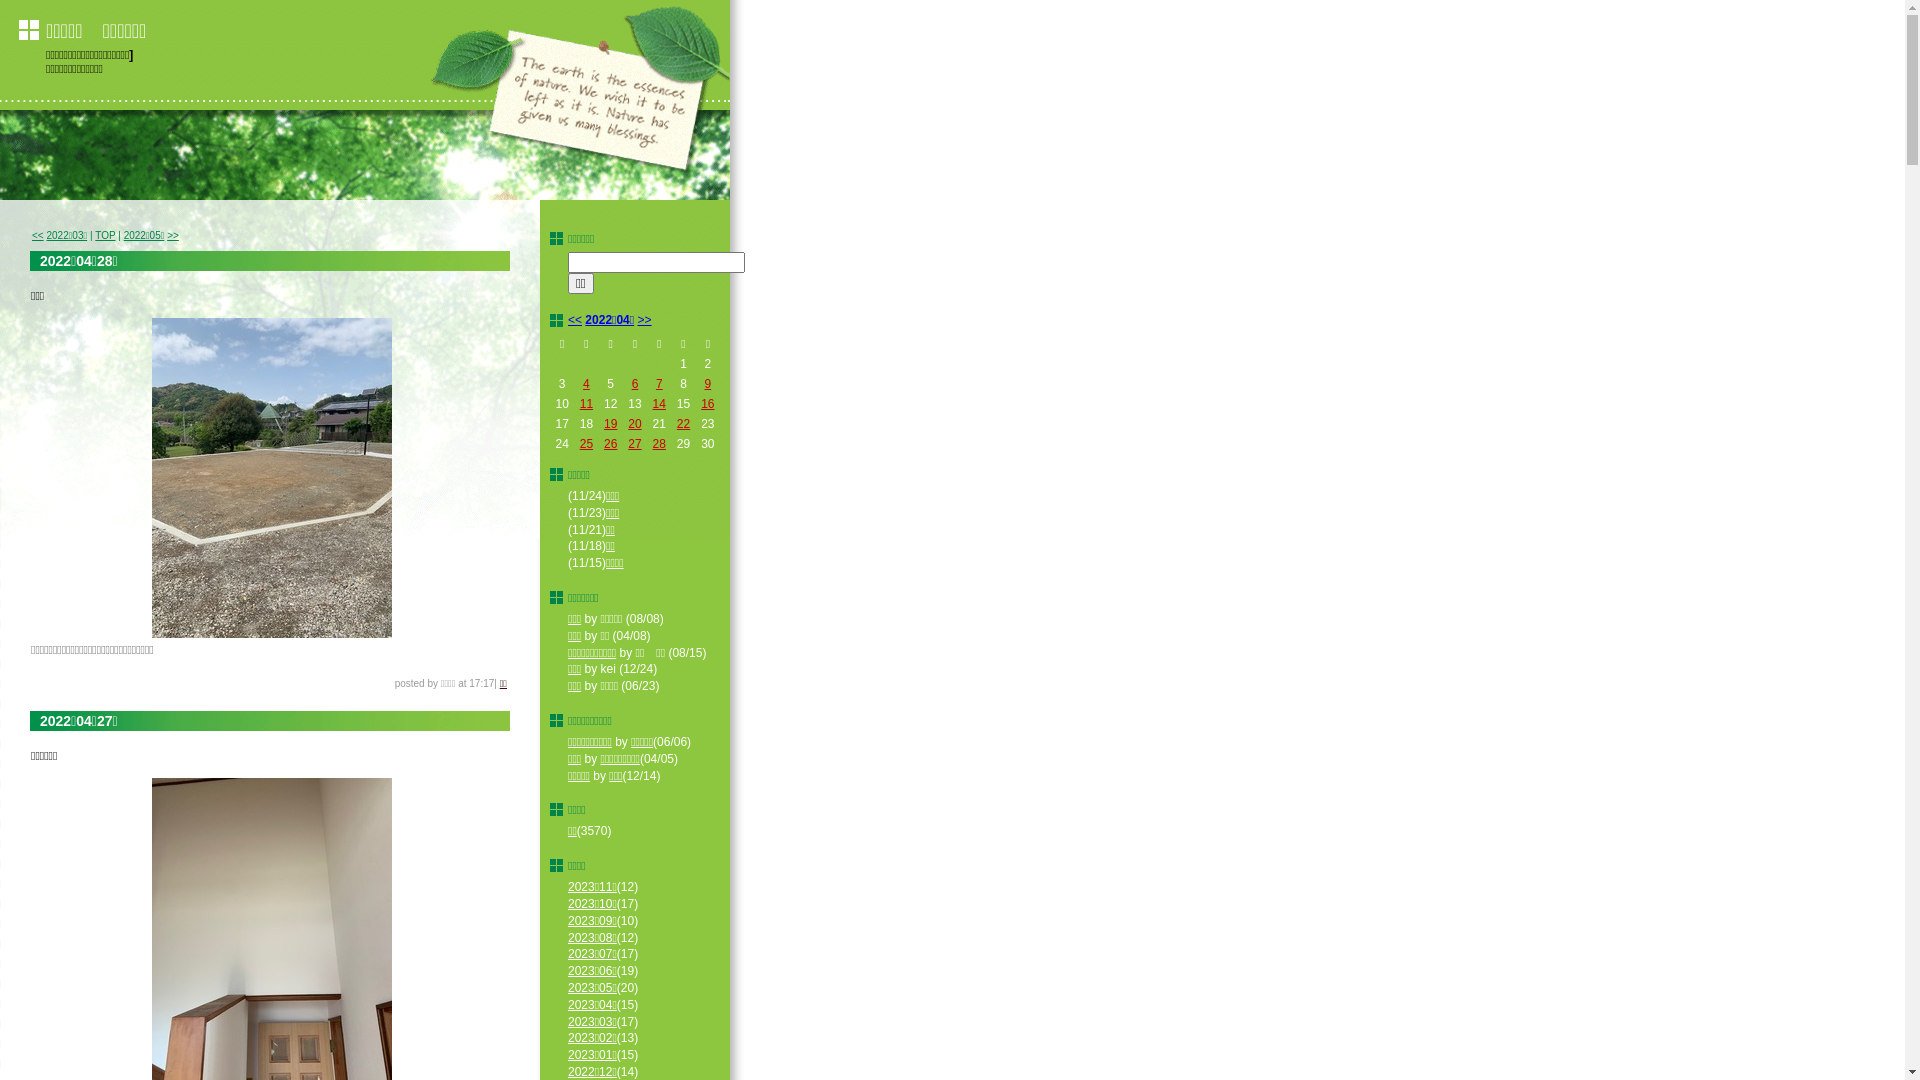 This screenshot has height=1080, width=1920. What do you see at coordinates (700, 404) in the screenshot?
I see `'16'` at bounding box center [700, 404].